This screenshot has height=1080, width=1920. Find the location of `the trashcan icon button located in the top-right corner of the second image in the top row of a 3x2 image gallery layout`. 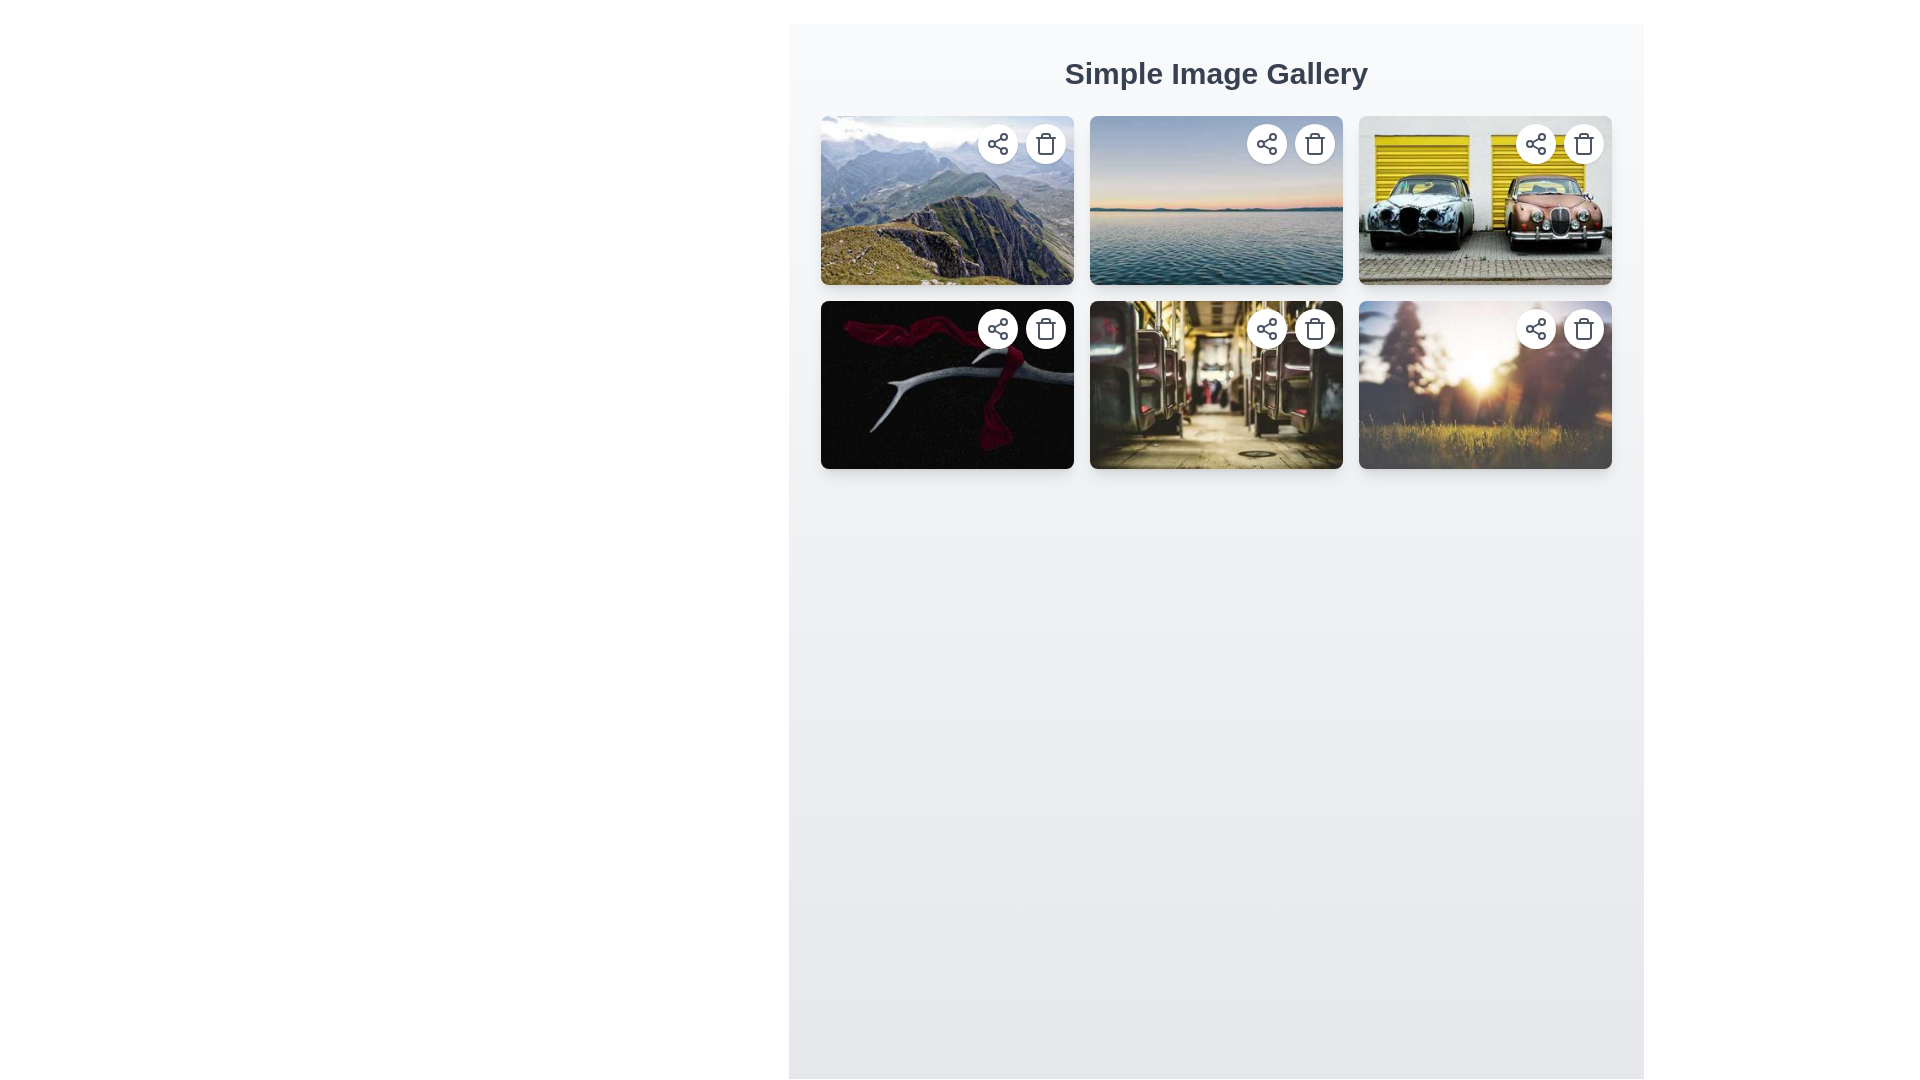

the trashcan icon button located in the top-right corner of the second image in the top row of a 3x2 image gallery layout is located at coordinates (1315, 142).